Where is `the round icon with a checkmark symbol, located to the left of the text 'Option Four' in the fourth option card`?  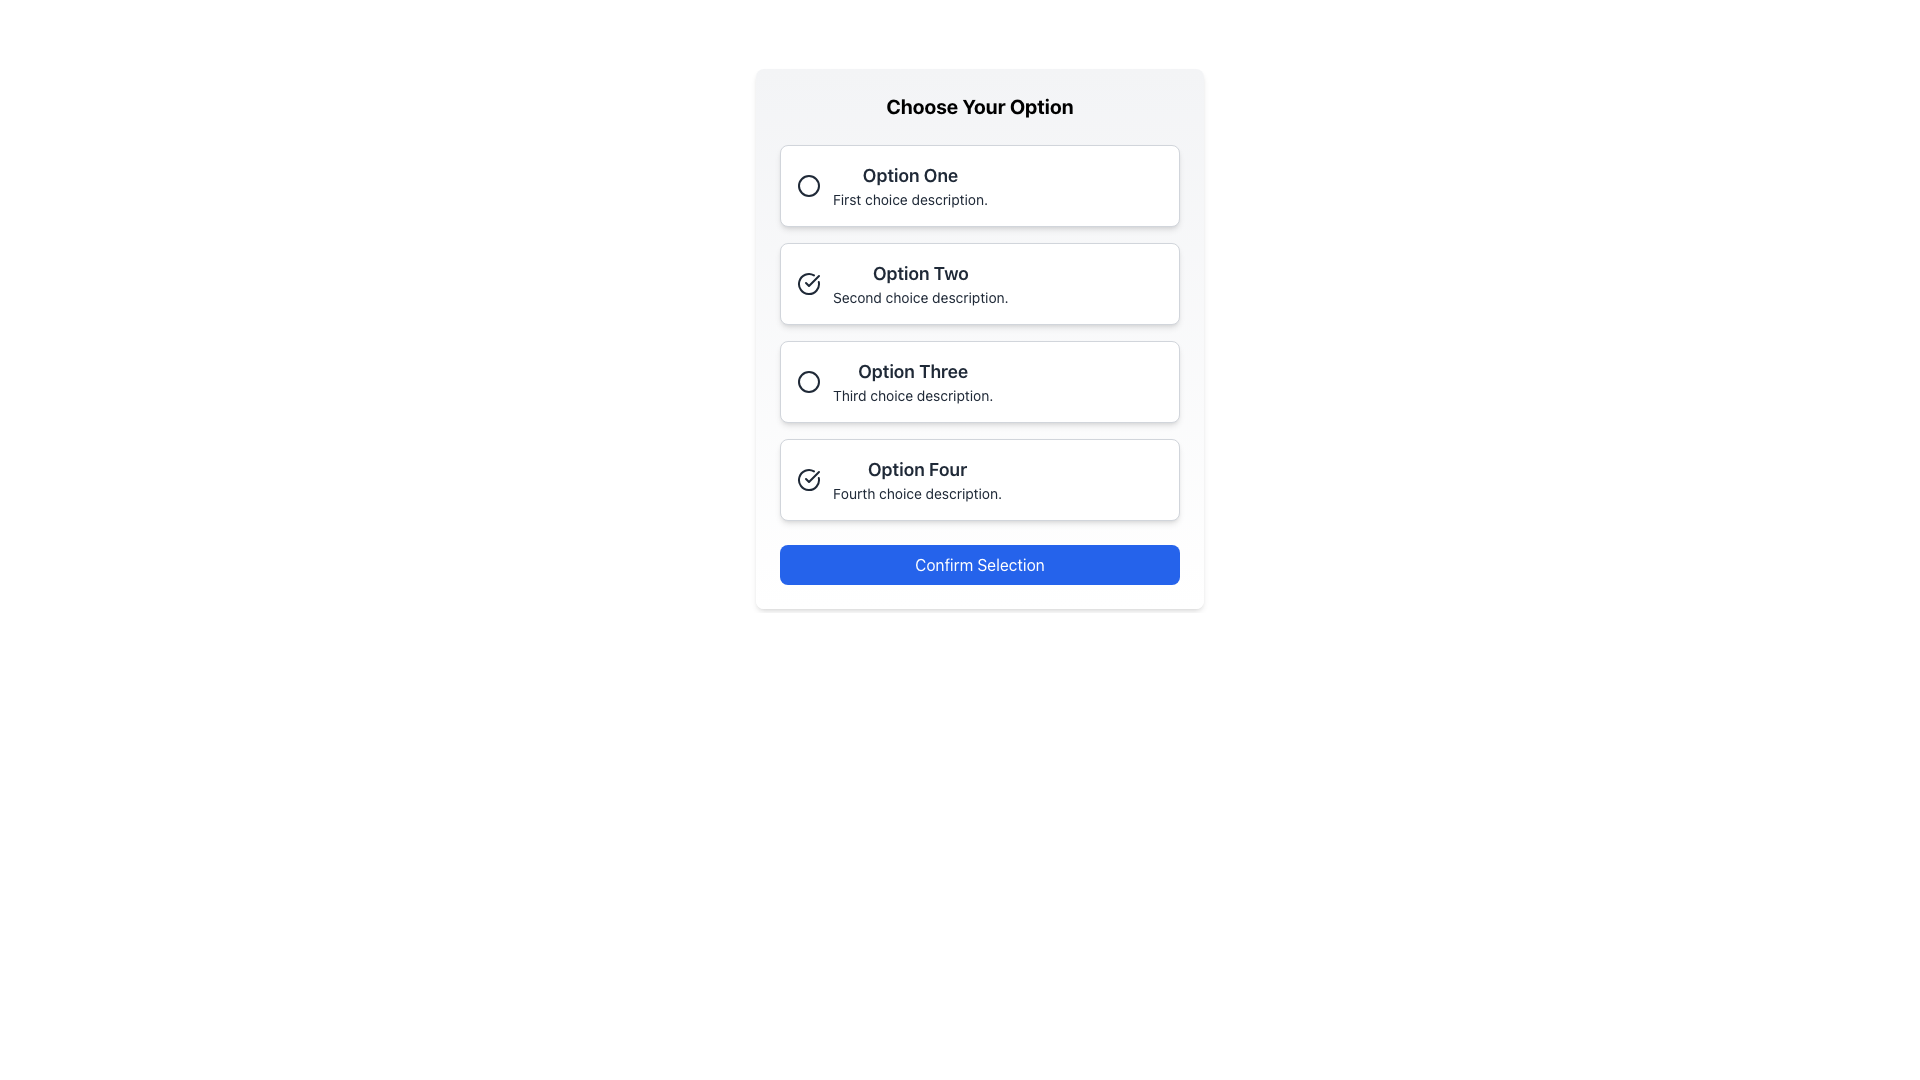
the round icon with a checkmark symbol, located to the left of the text 'Option Four' in the fourth option card is located at coordinates (809, 479).